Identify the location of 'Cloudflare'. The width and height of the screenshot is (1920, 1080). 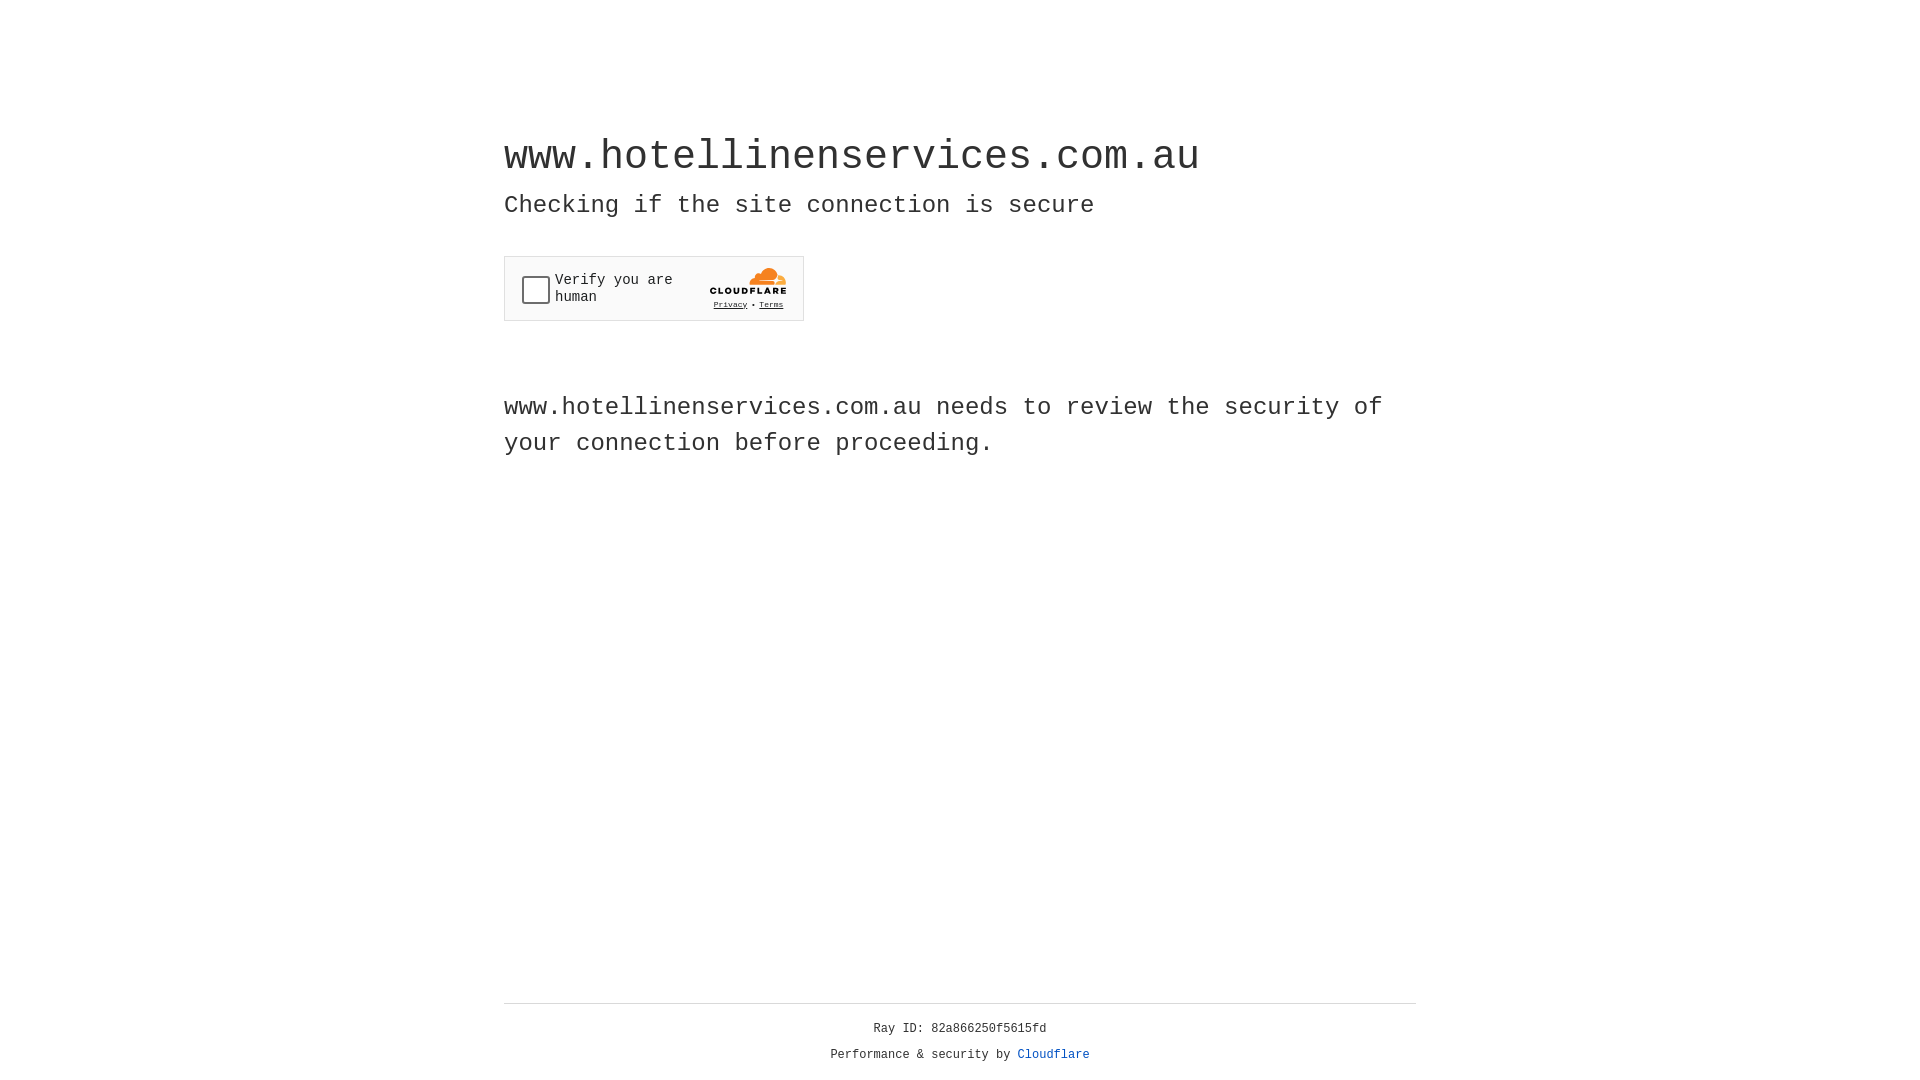
(1053, 1054).